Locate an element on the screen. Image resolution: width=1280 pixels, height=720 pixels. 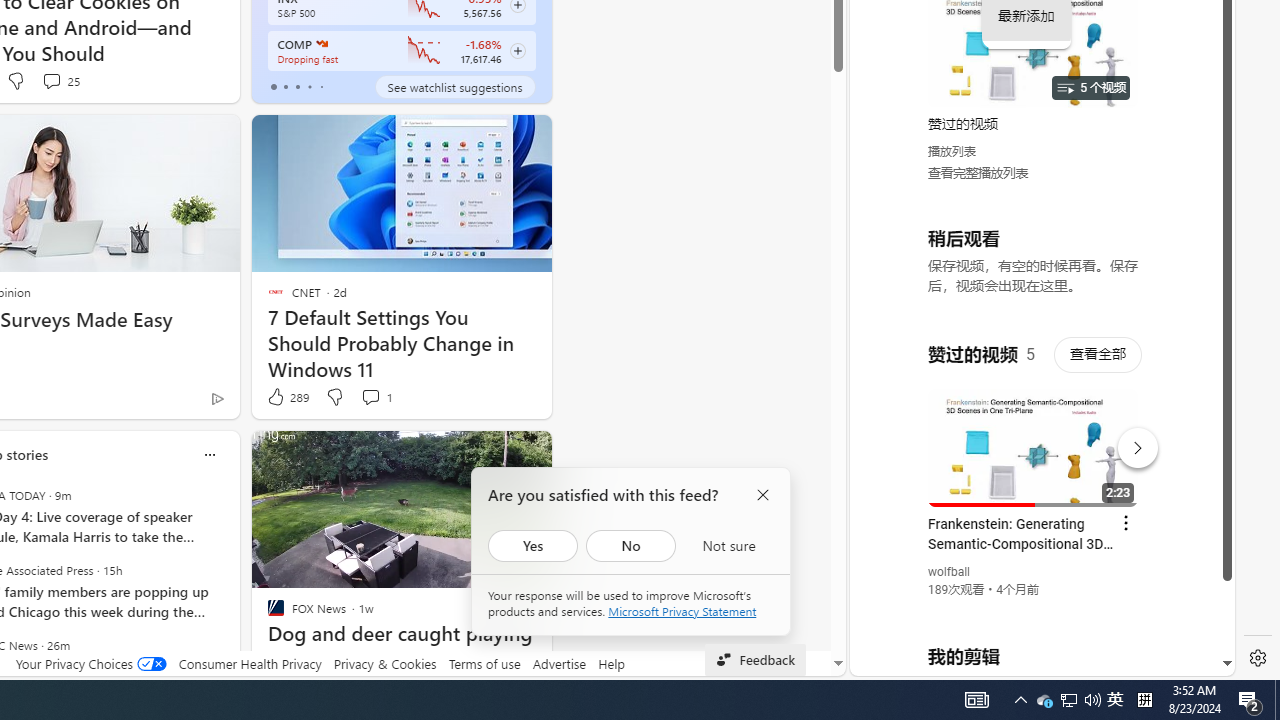
'Terms of use' is located at coordinates (484, 663).